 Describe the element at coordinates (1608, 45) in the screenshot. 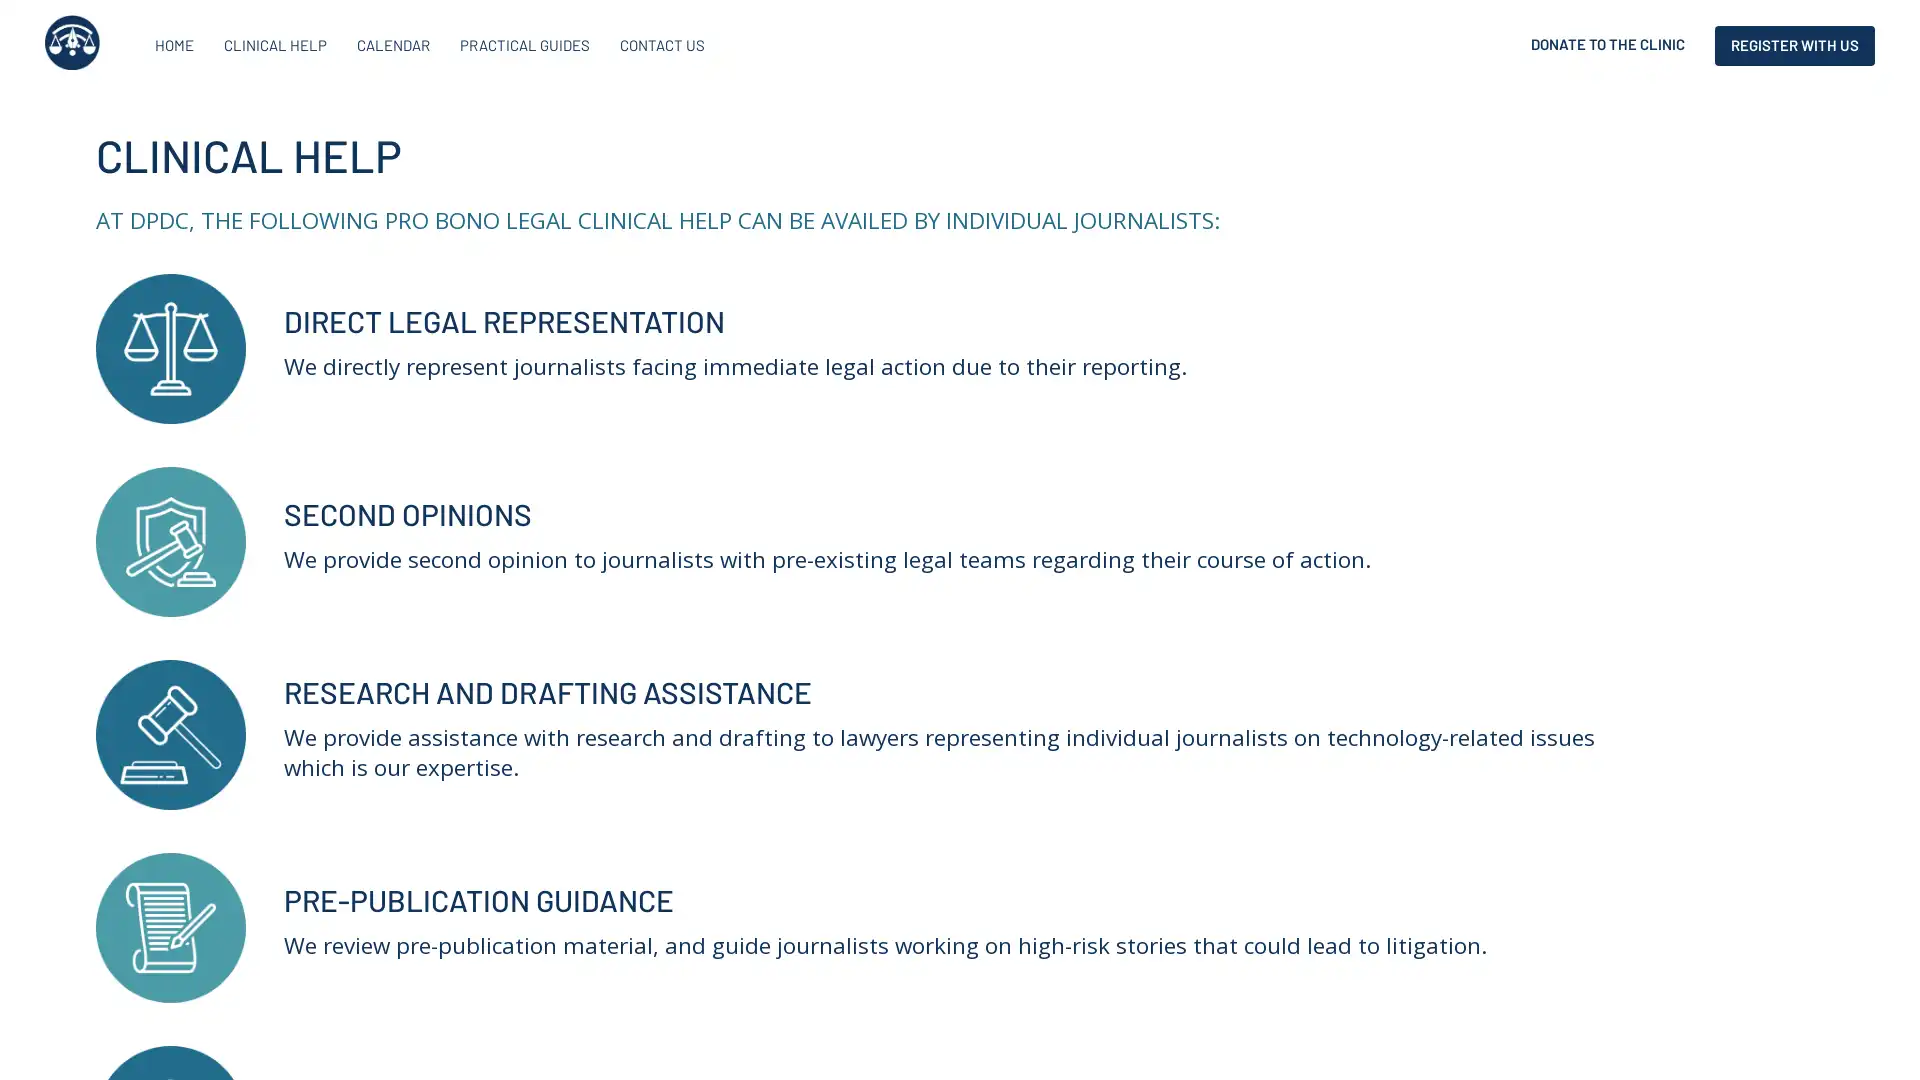

I see `DONATE TO THE CLINIC` at that location.